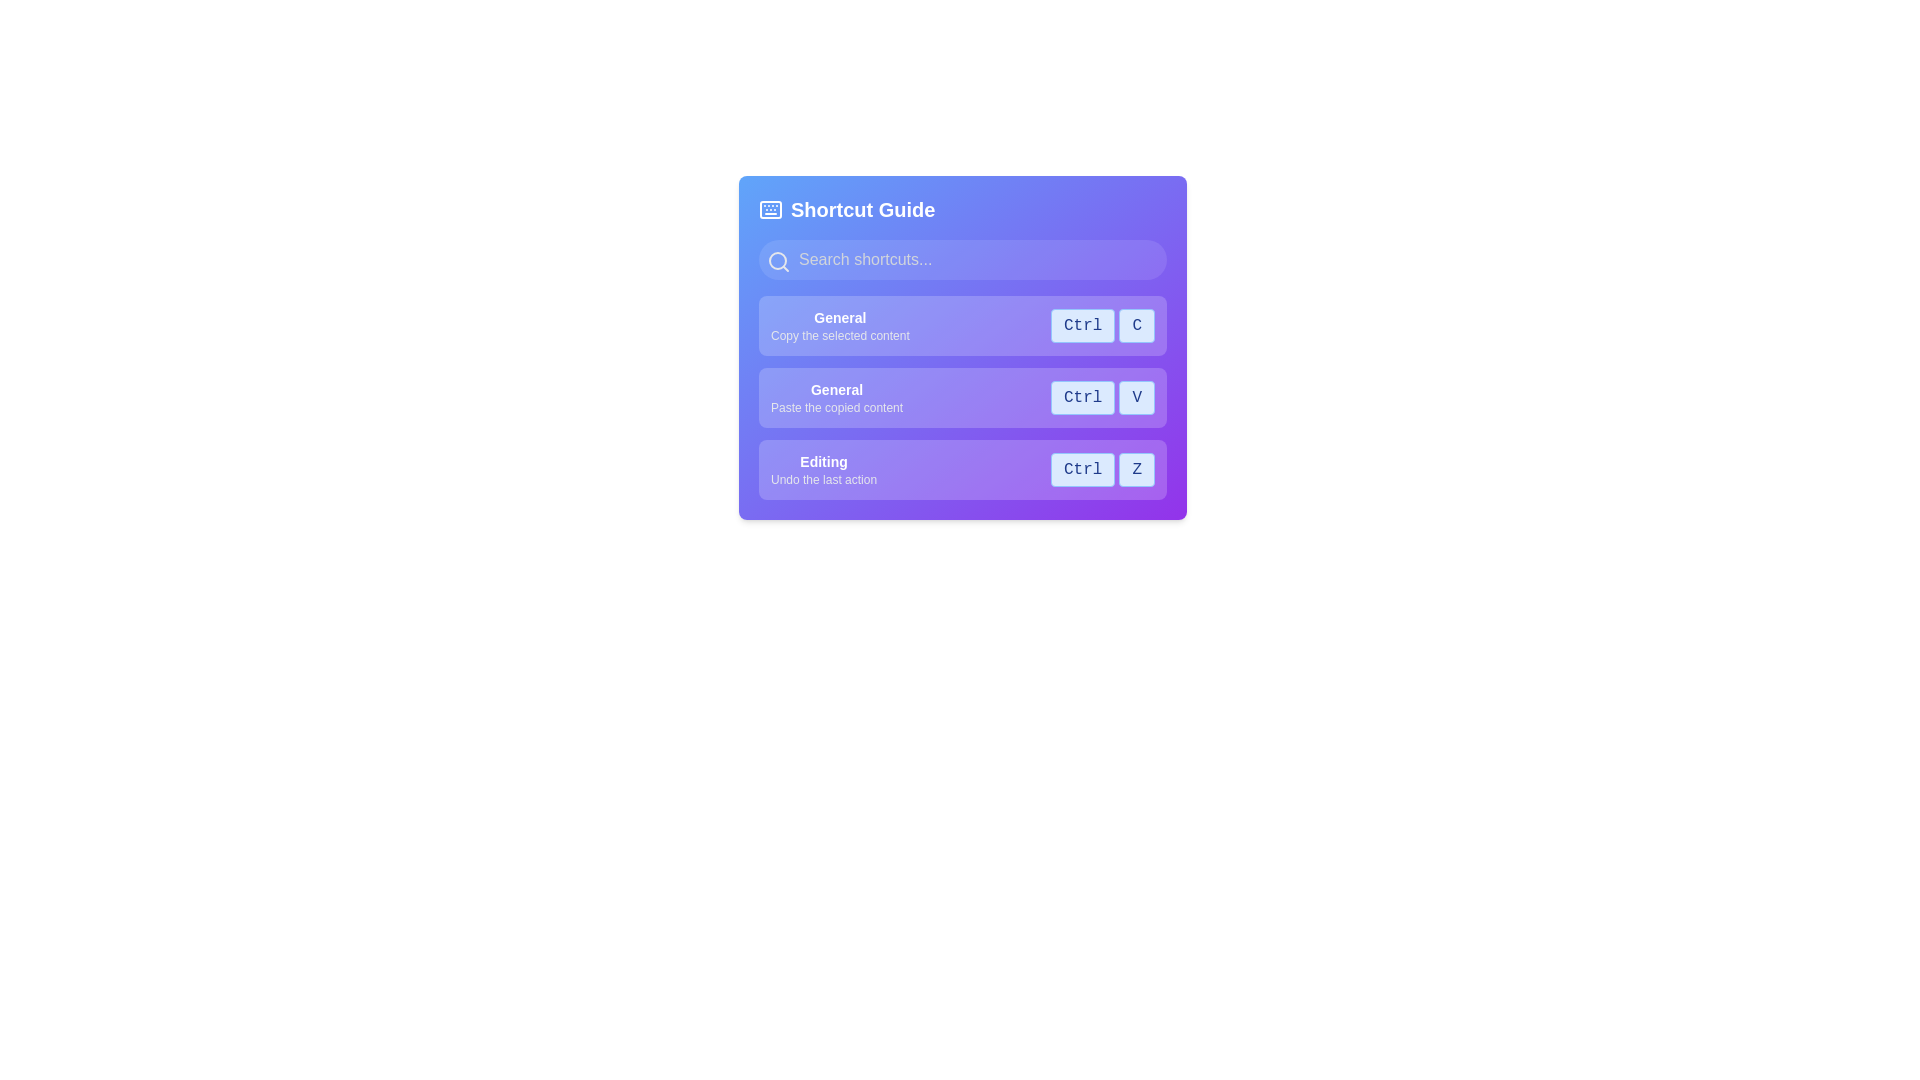 This screenshot has height=1080, width=1920. Describe the element at coordinates (1082, 470) in the screenshot. I see `the 'Ctrl' key indicator text button in the Shortcut Guide, which is non-interactive and serves as an informational element` at that location.